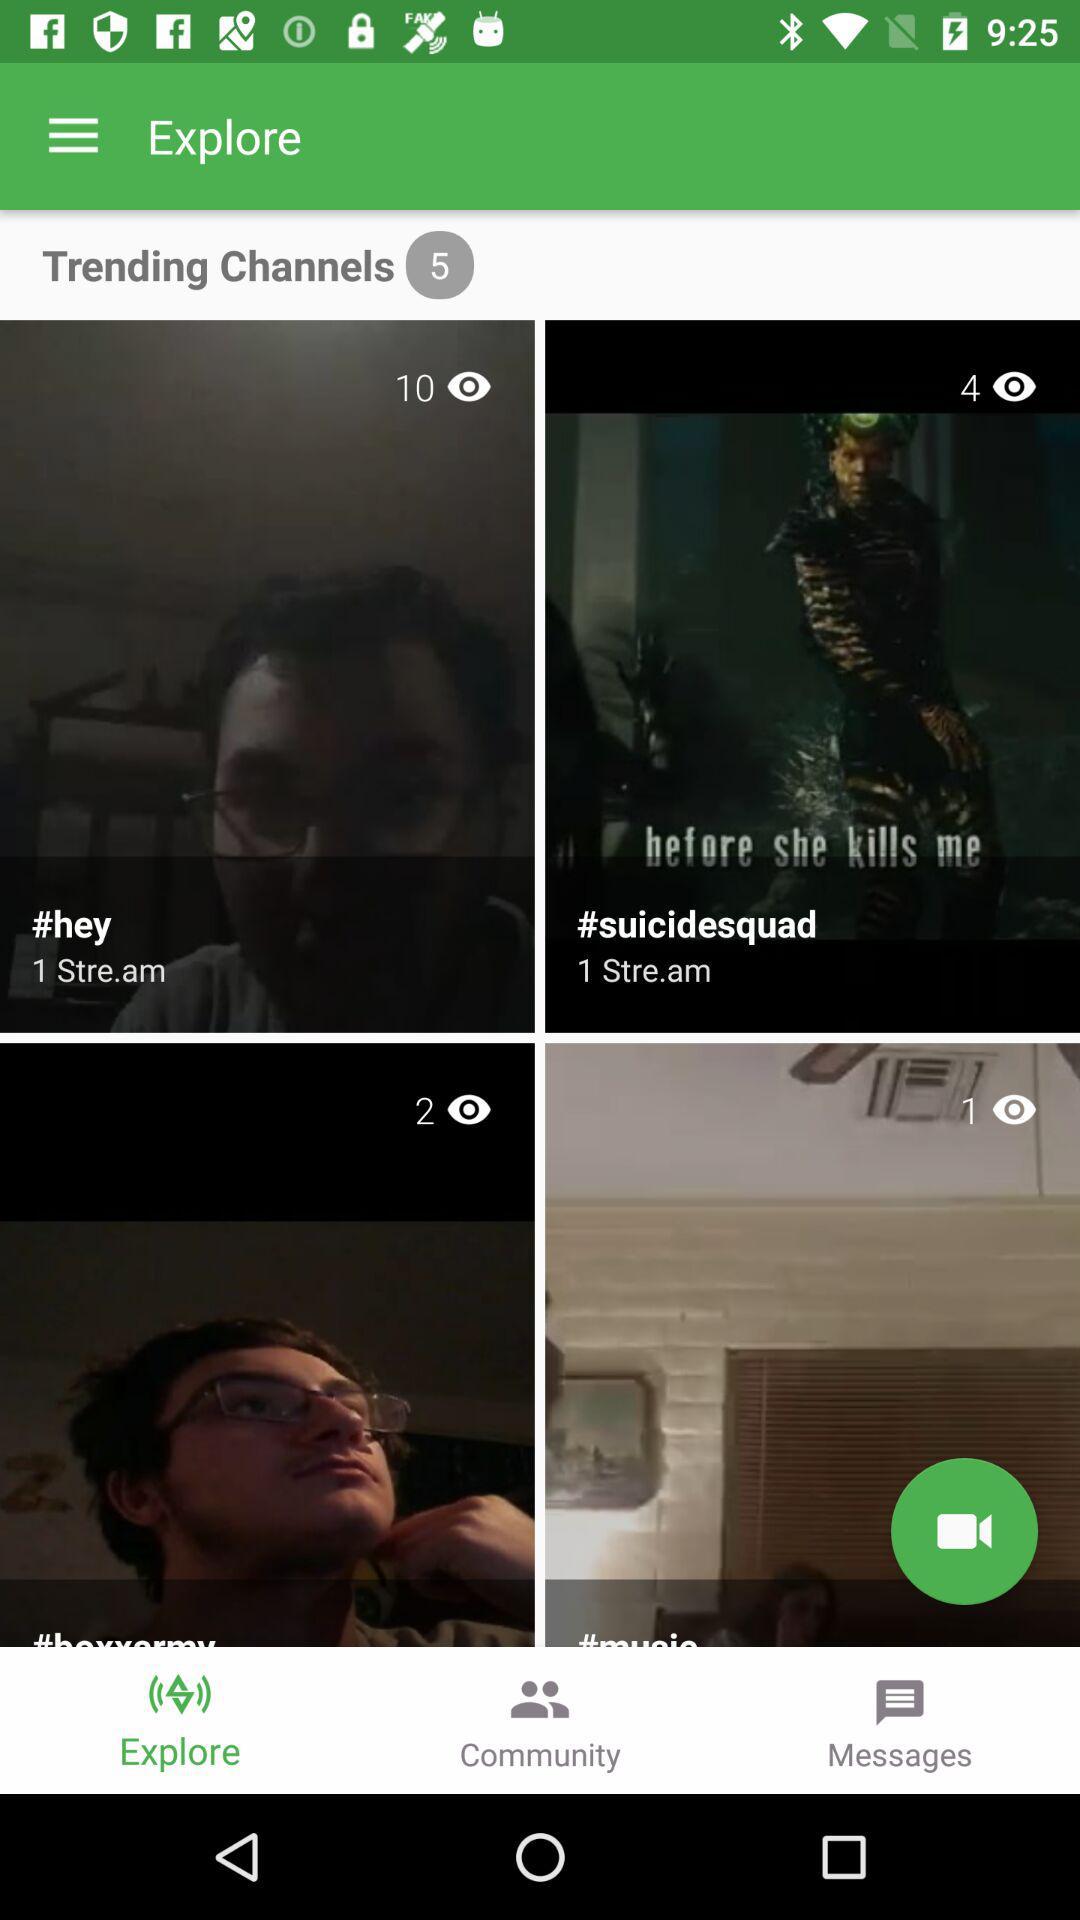 The image size is (1080, 1920). I want to click on the videocam icon, so click(963, 1530).